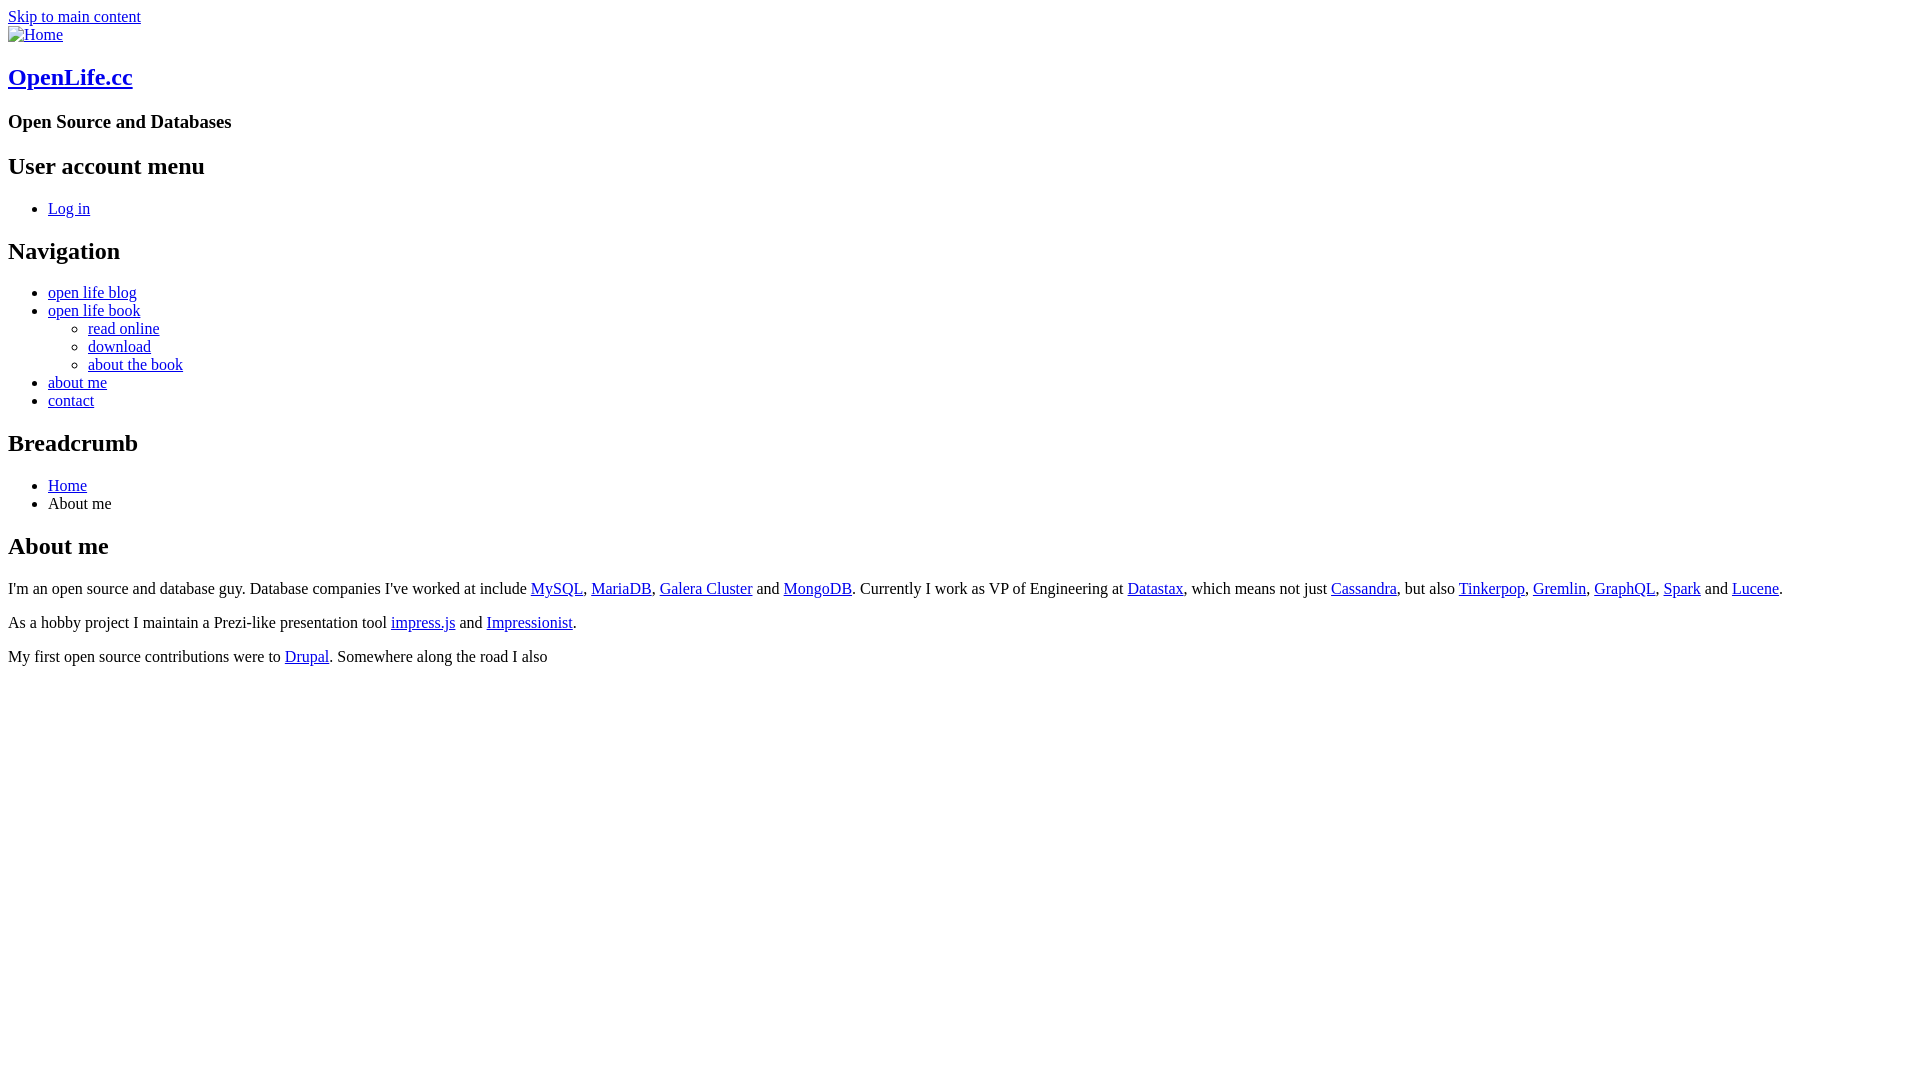 This screenshot has height=1080, width=1920. Describe the element at coordinates (529, 621) in the screenshot. I see `'Impressionist'` at that location.